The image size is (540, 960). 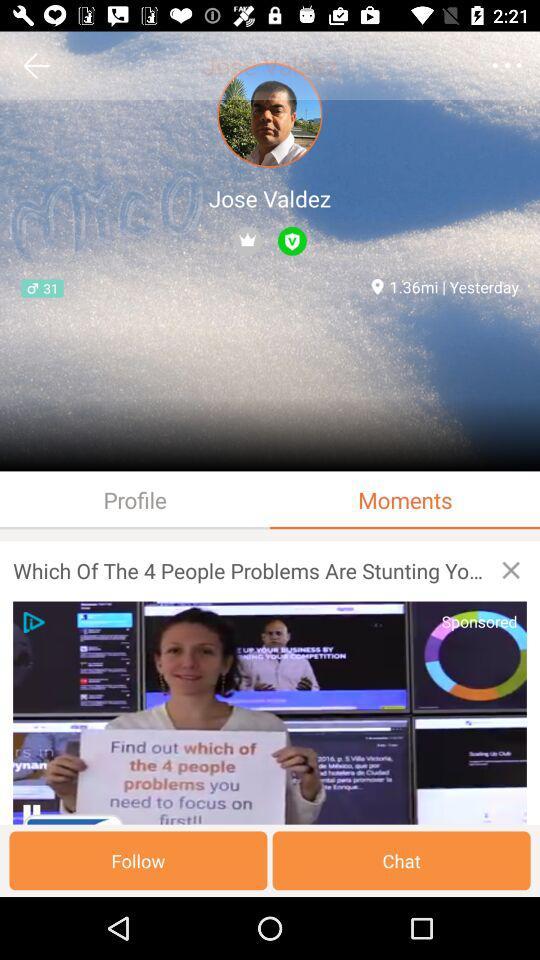 I want to click on the 2nd icon below jose valdez, so click(x=291, y=240).